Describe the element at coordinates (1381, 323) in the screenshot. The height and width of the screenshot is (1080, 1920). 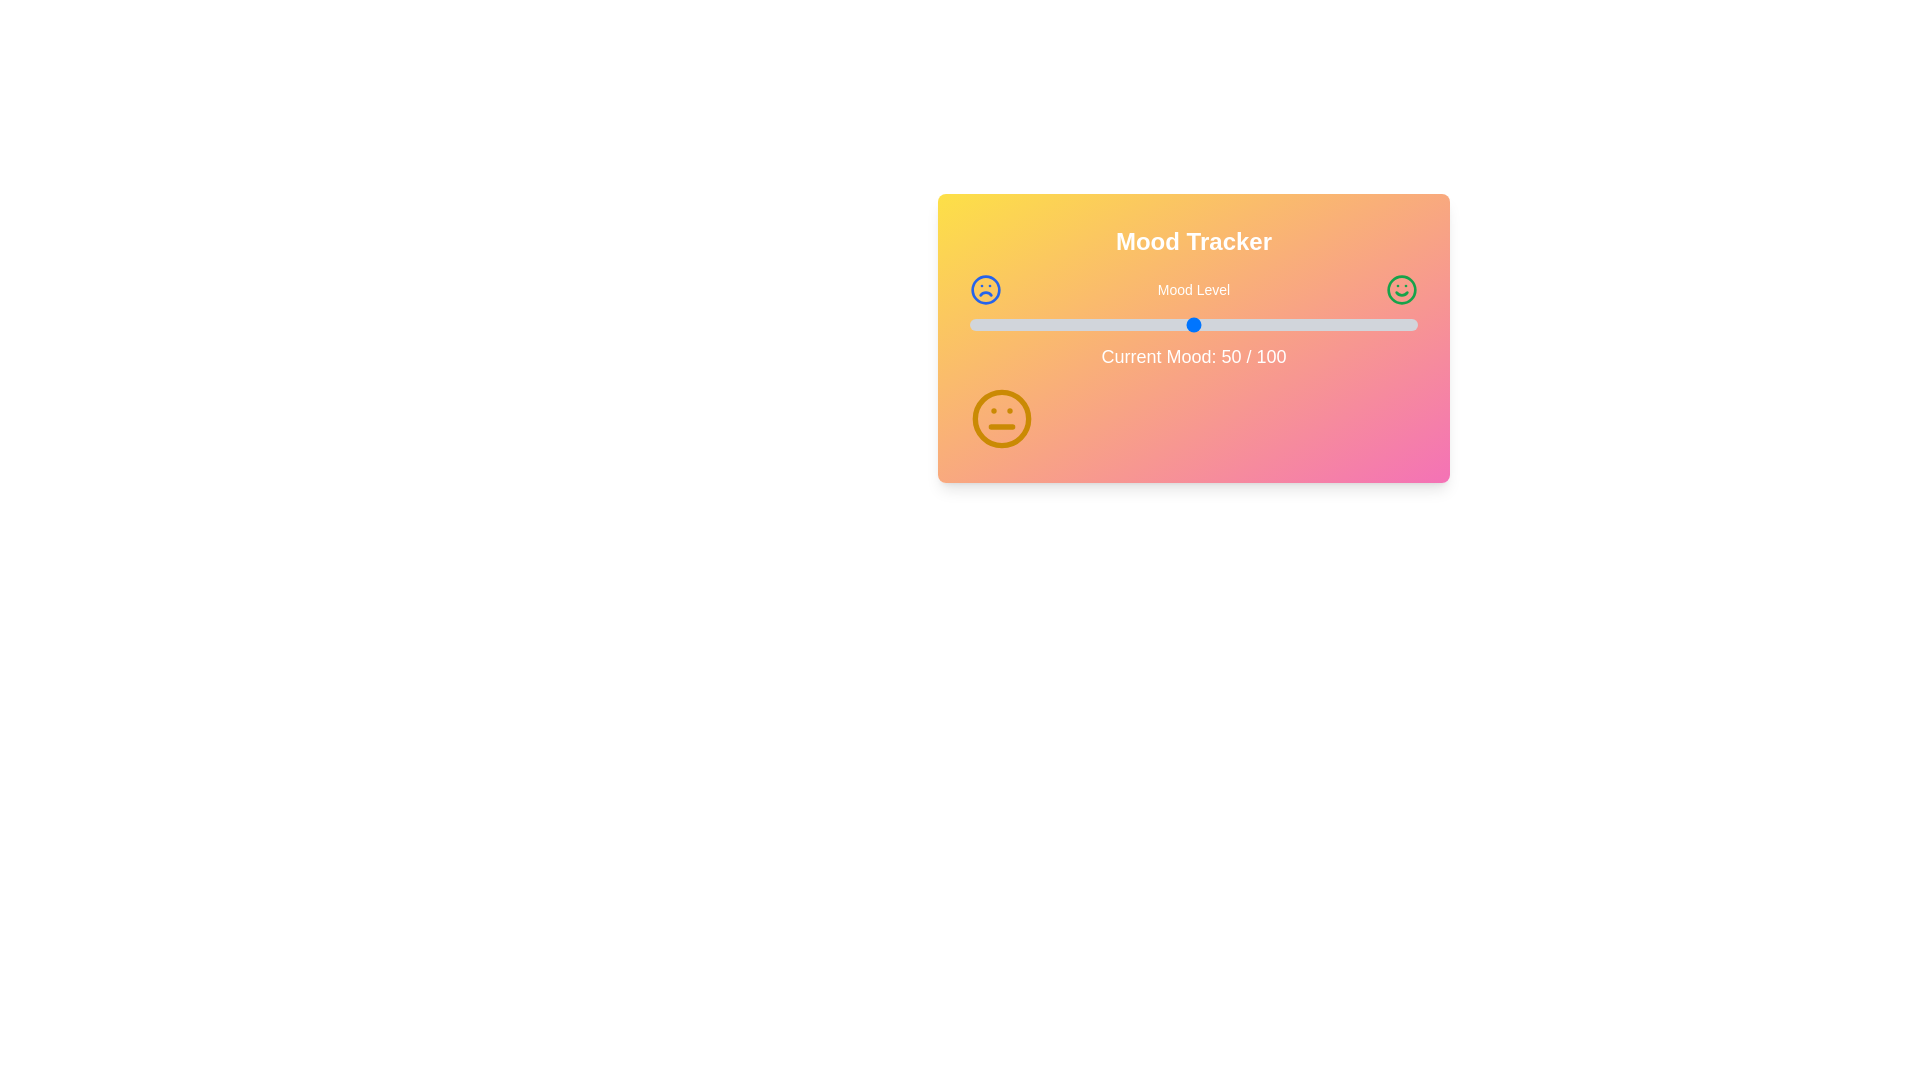
I see `the mood level slider to 92 where mood_level is a percentage between 0 and 100` at that location.